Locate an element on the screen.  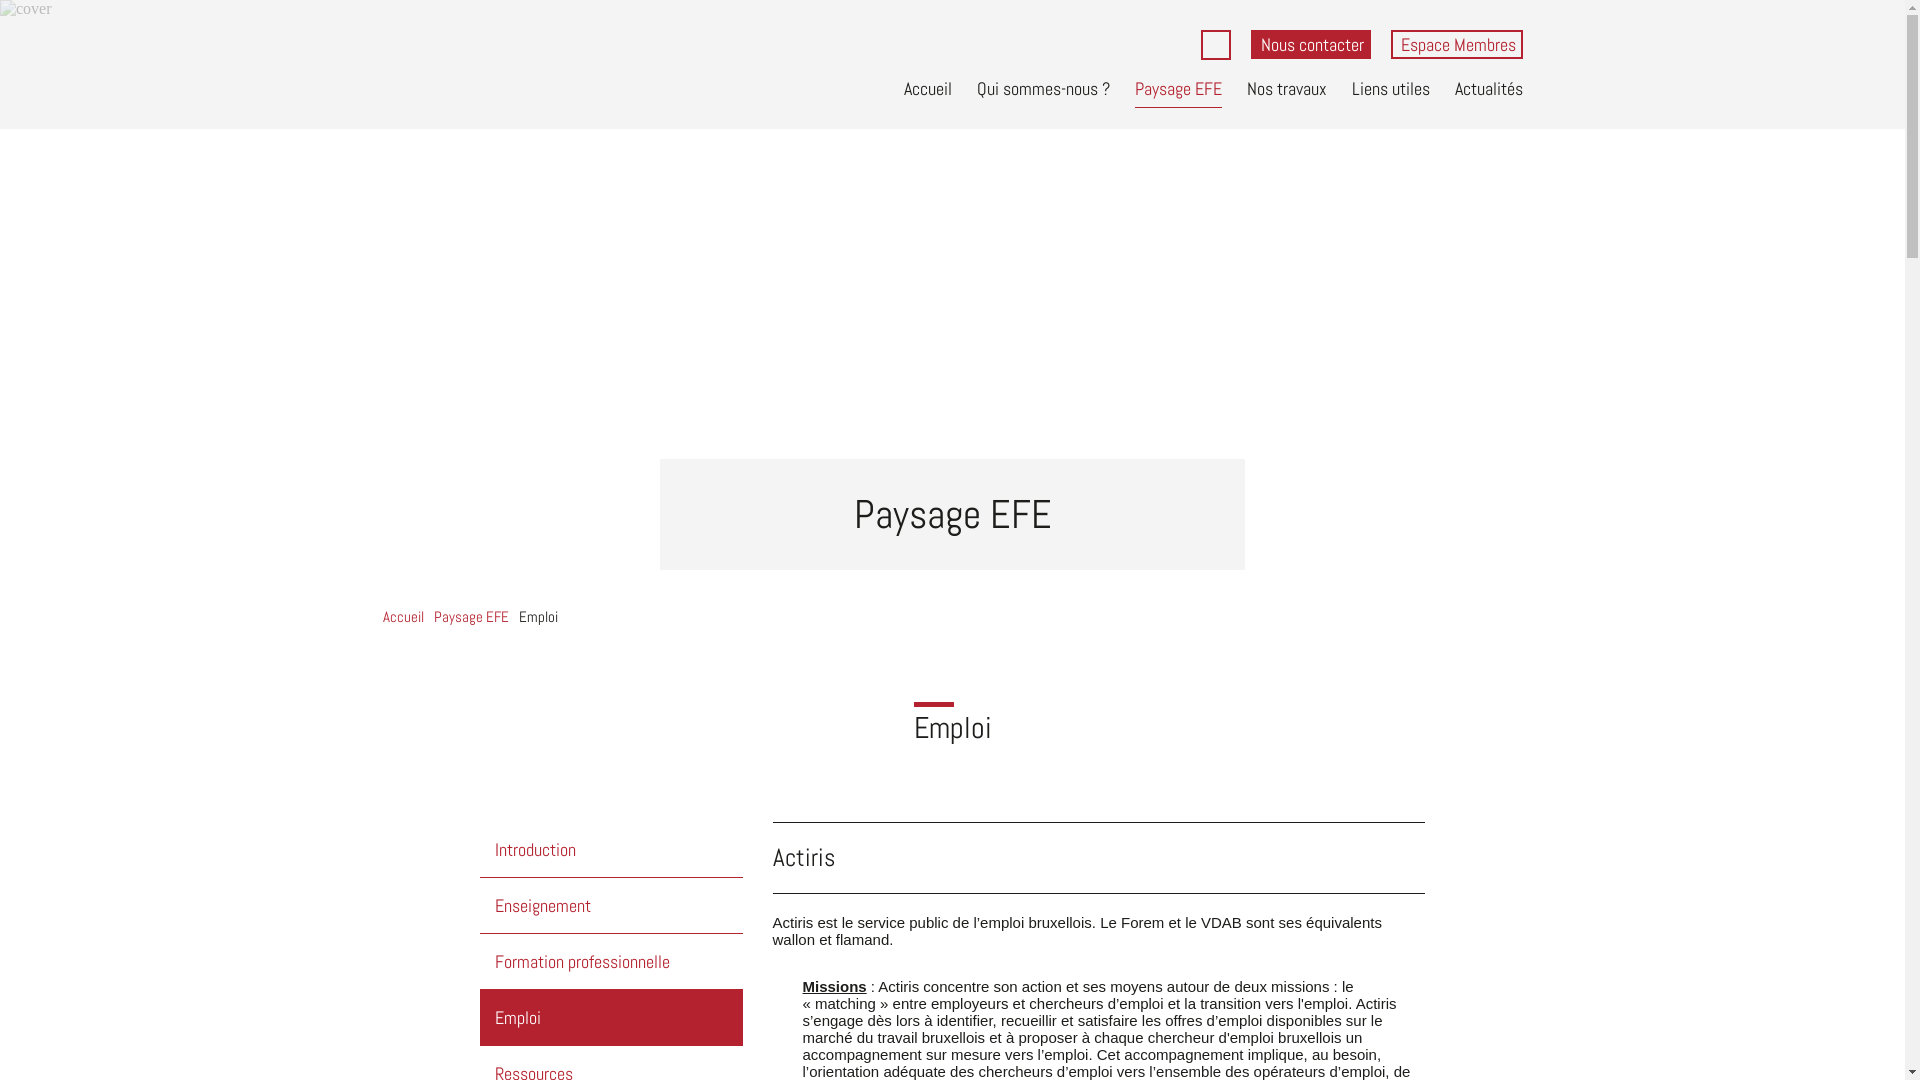
'Formation professionnelle' is located at coordinates (610, 960).